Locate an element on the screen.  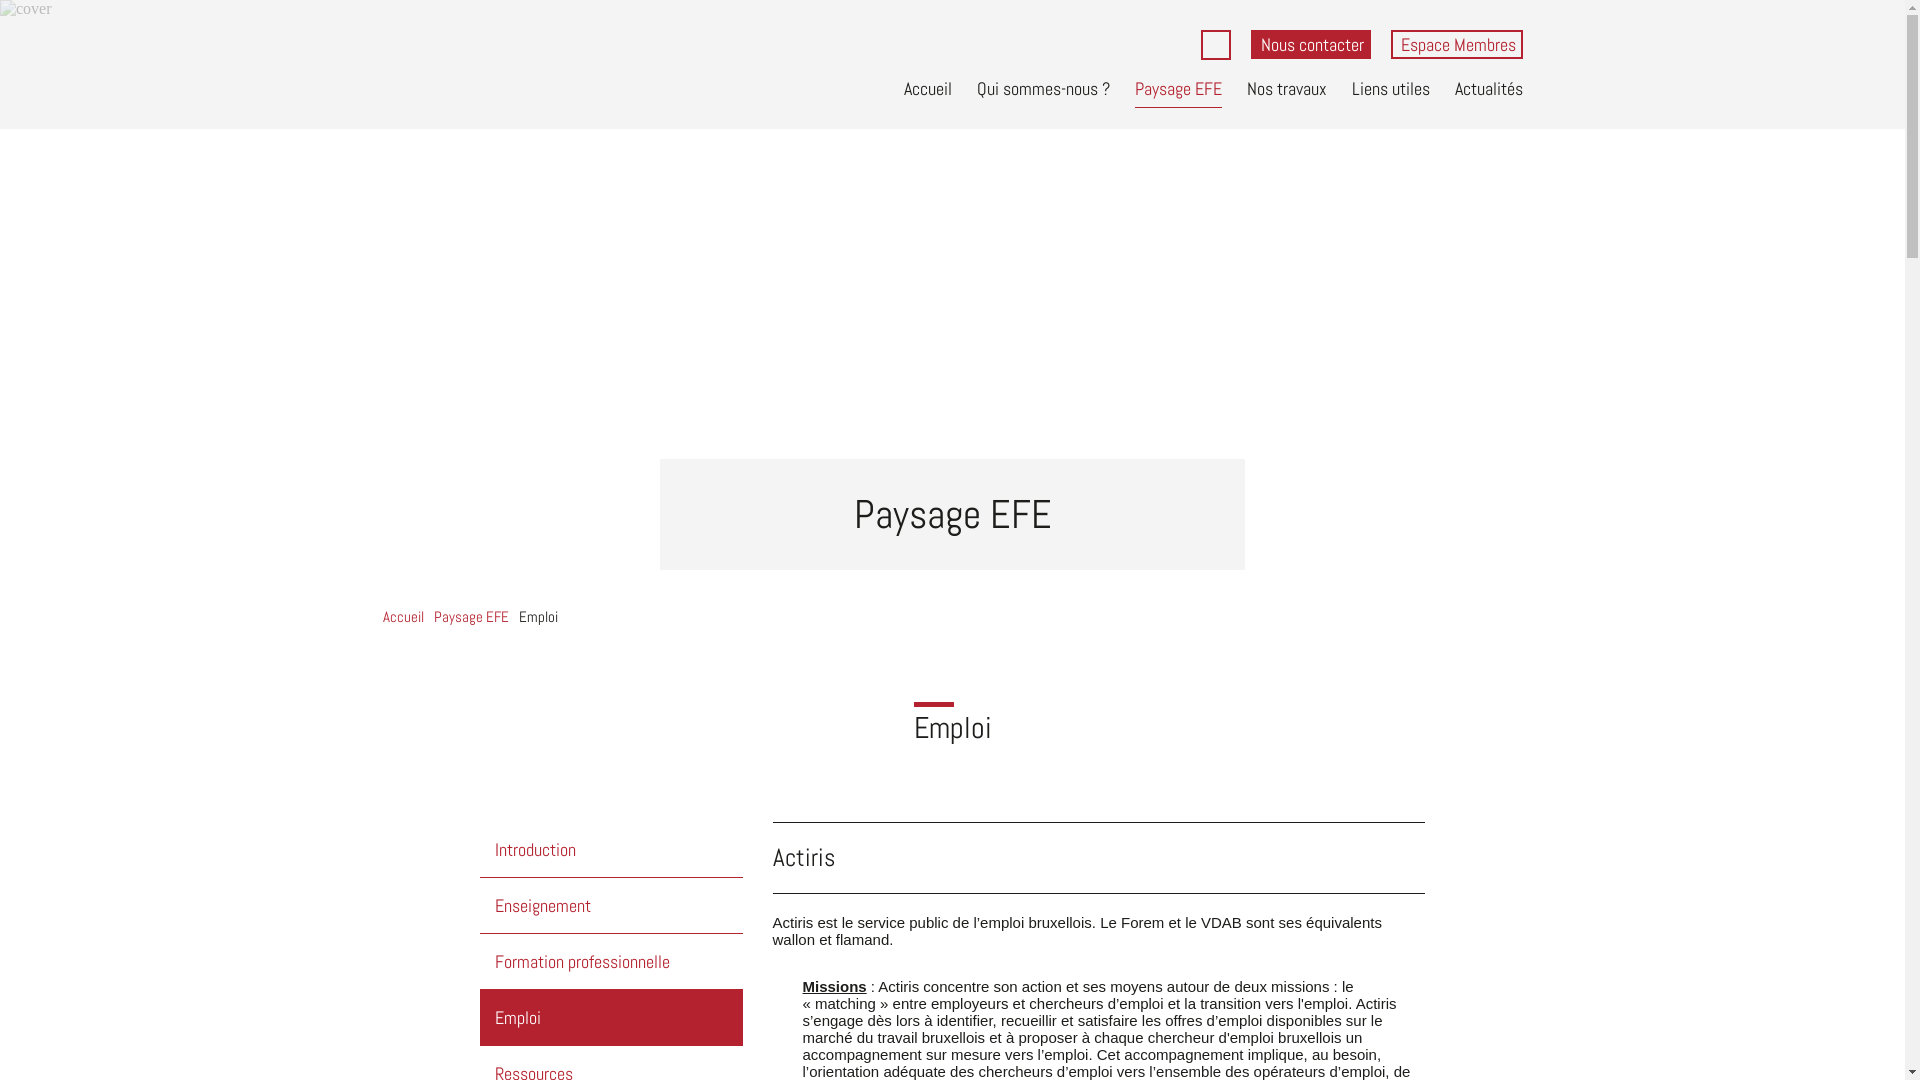
'Formation professionnelle' is located at coordinates (610, 960).